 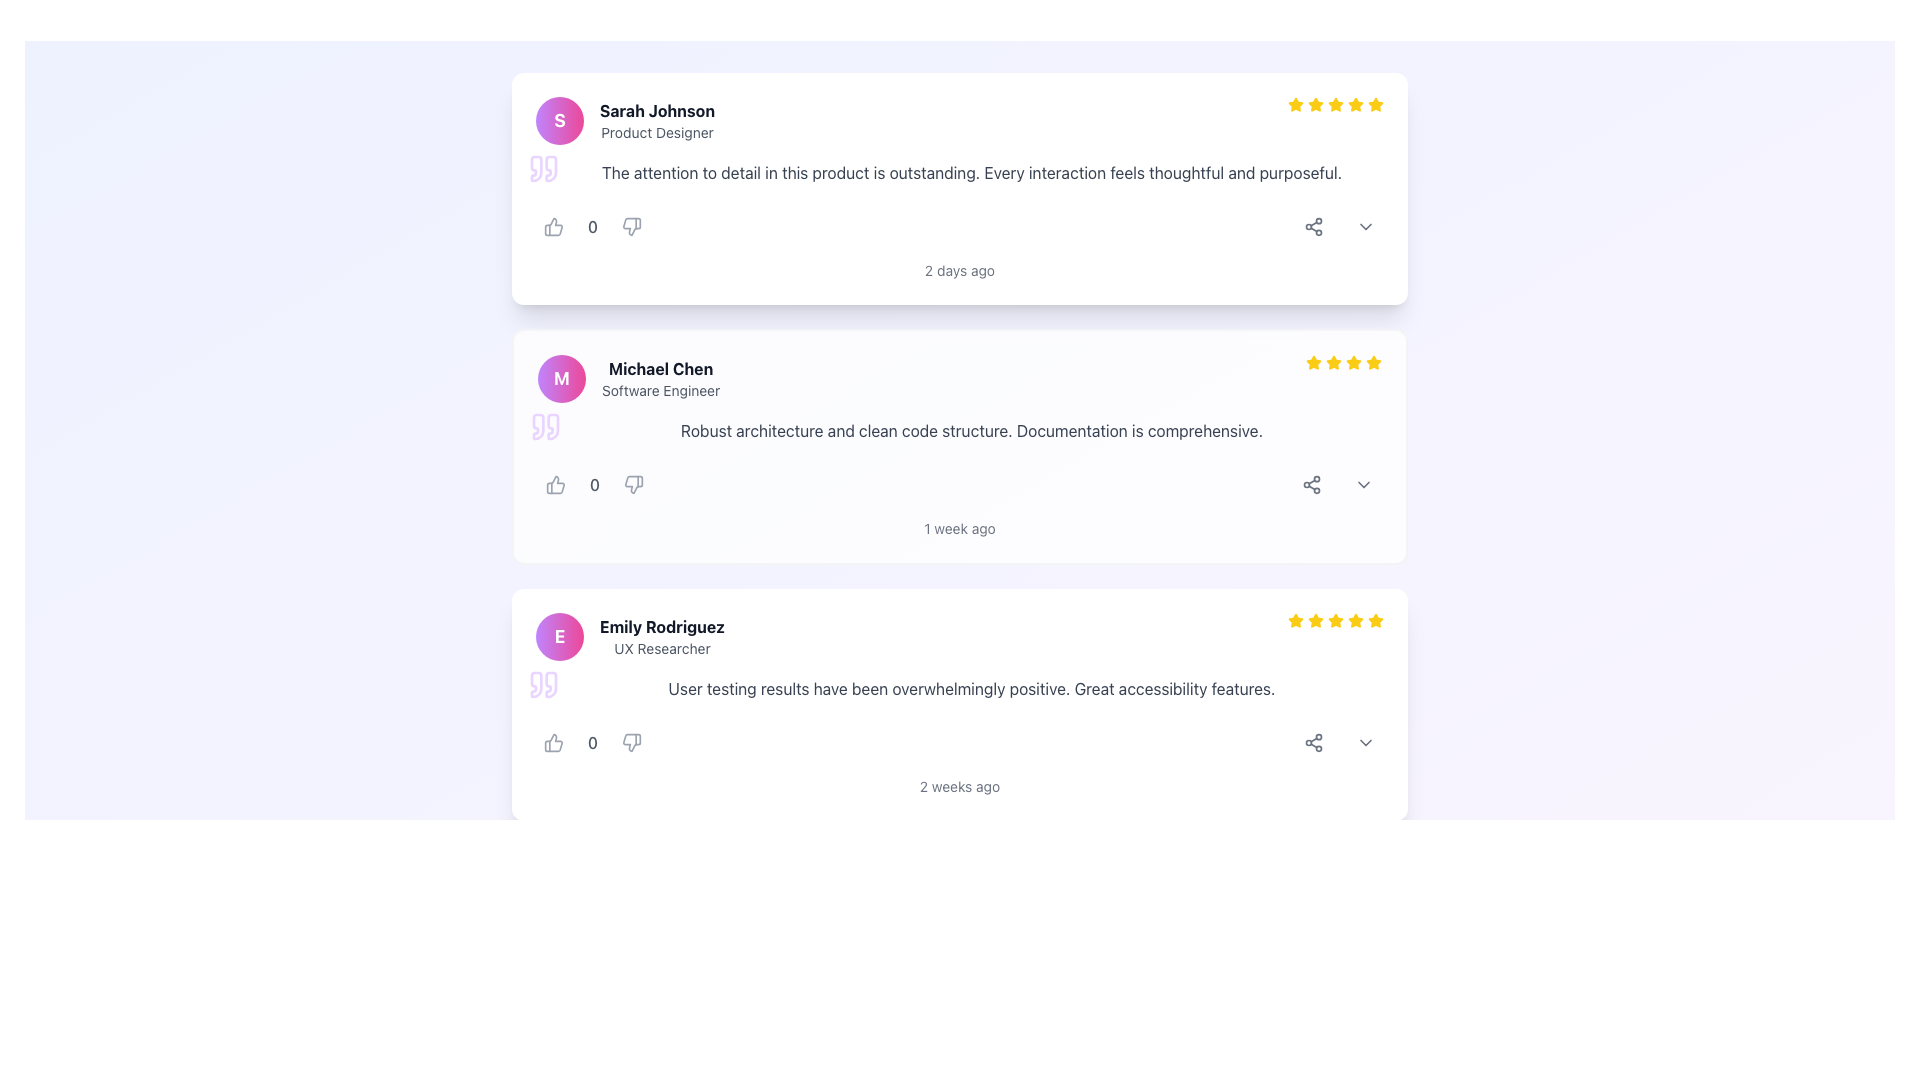 What do you see at coordinates (632, 485) in the screenshot?
I see `the thumbs-down icon, which is a minimalistic outline style icon located next to the numeral '0' in the second comment block` at bounding box center [632, 485].